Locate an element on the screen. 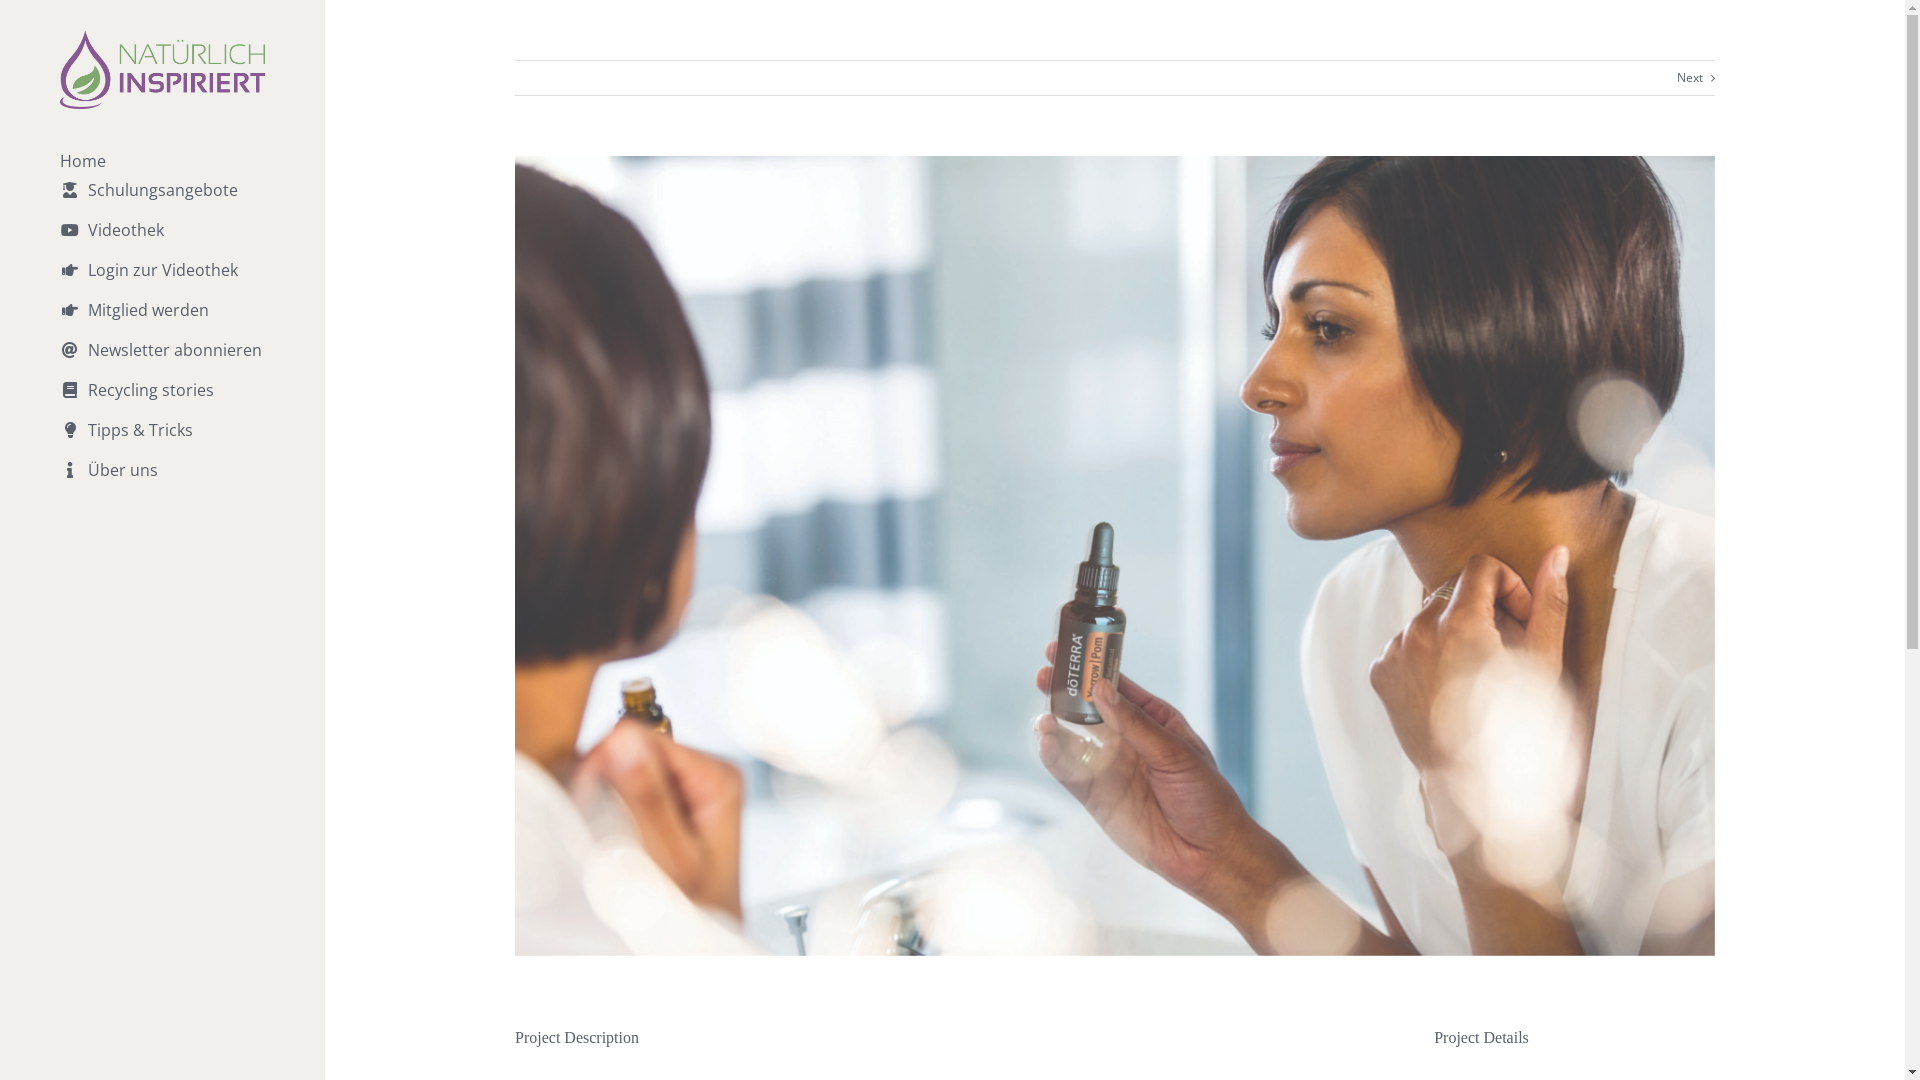 Image resolution: width=1920 pixels, height=1080 pixels. 'Home' is located at coordinates (162, 160).